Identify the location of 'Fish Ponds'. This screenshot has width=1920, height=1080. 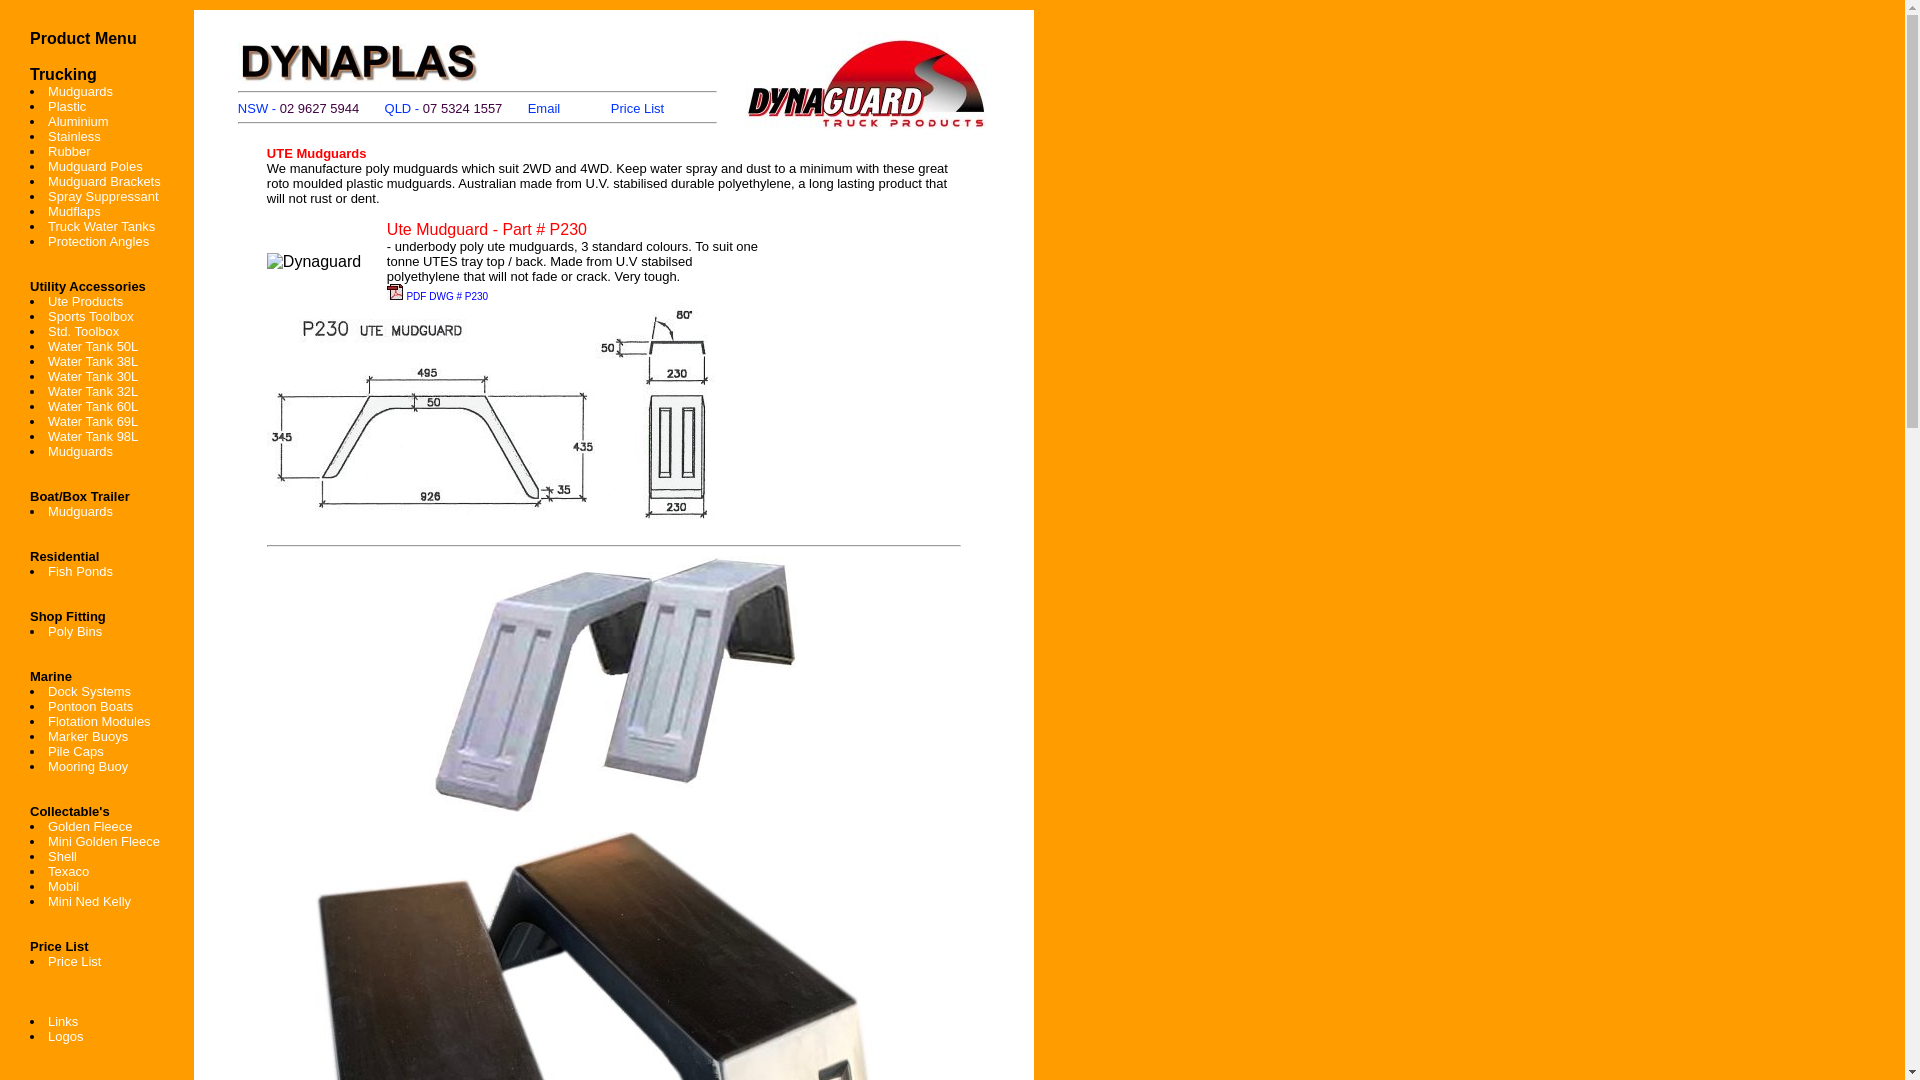
(48, 571).